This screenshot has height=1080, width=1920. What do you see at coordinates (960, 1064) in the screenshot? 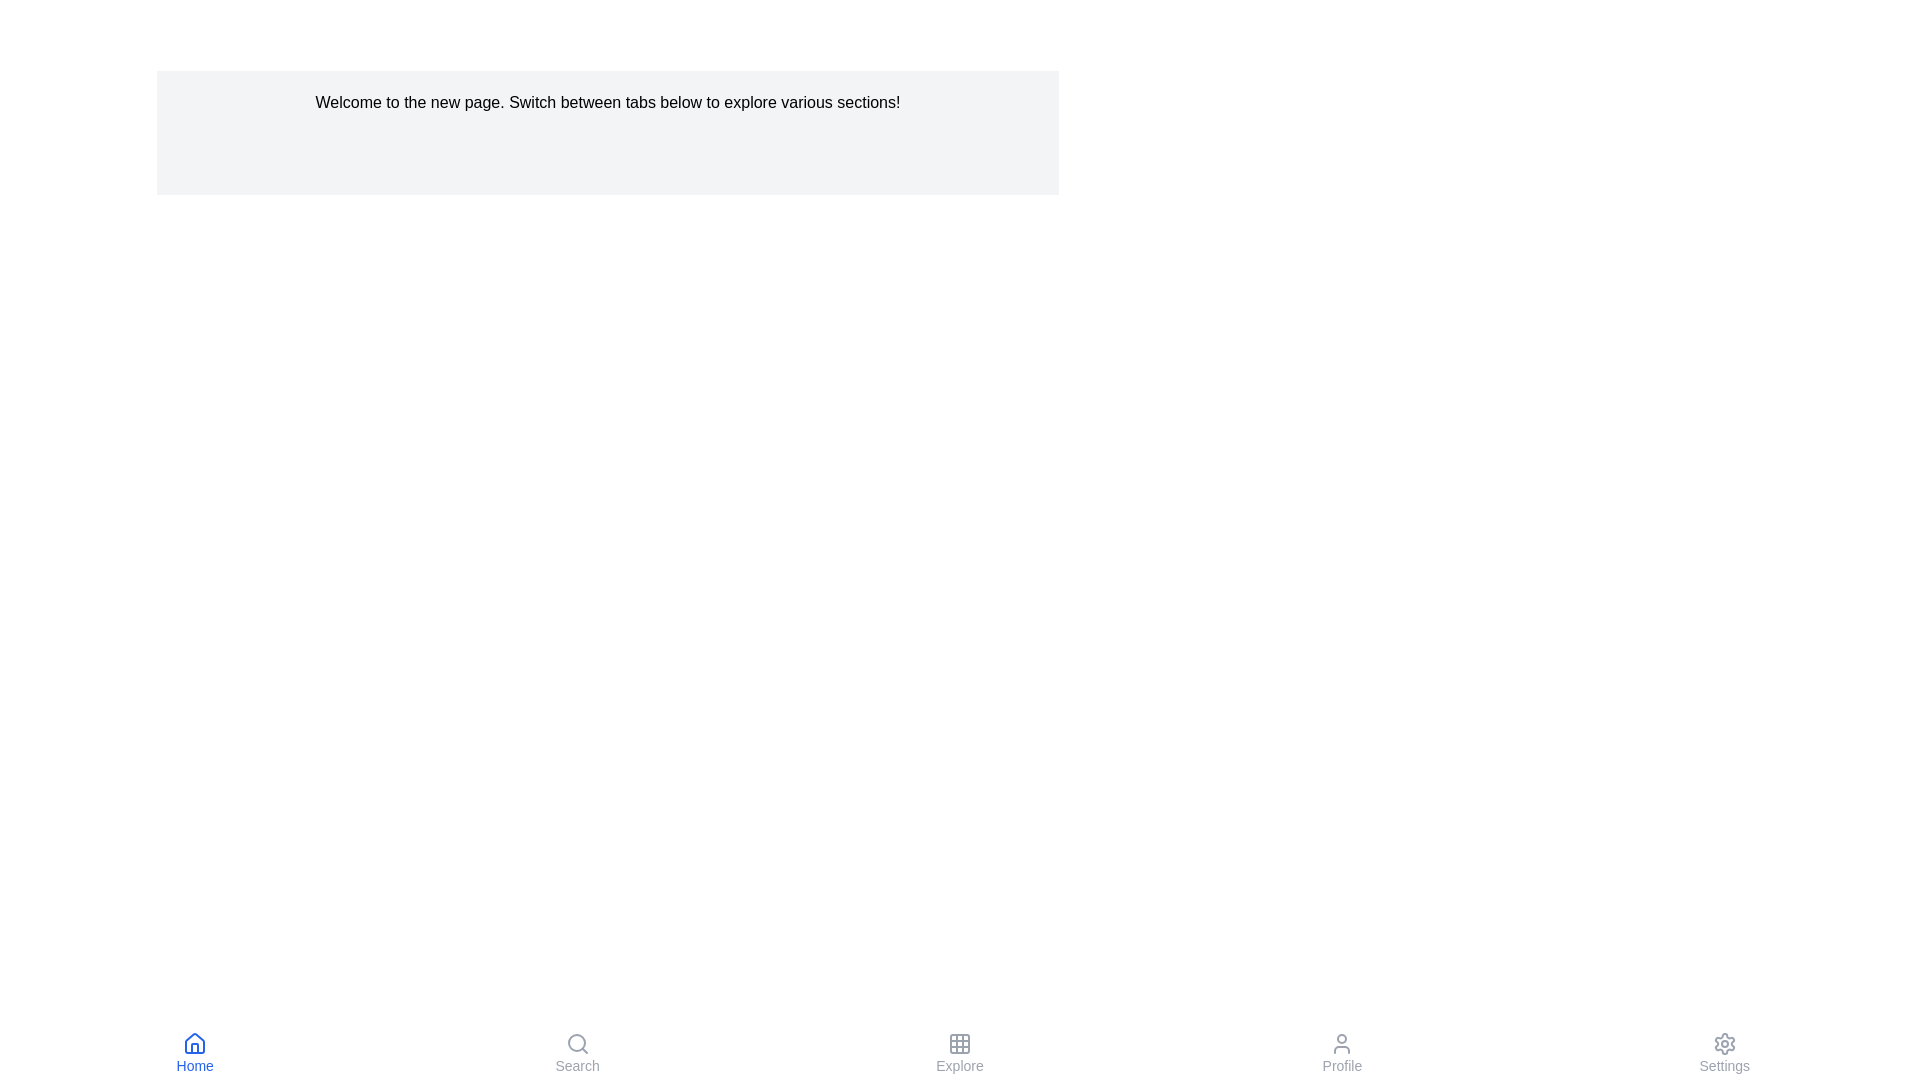
I see `the text label displaying 'Explore', which is styled in gray and positioned below the grid icon in the navigation bar` at bounding box center [960, 1064].